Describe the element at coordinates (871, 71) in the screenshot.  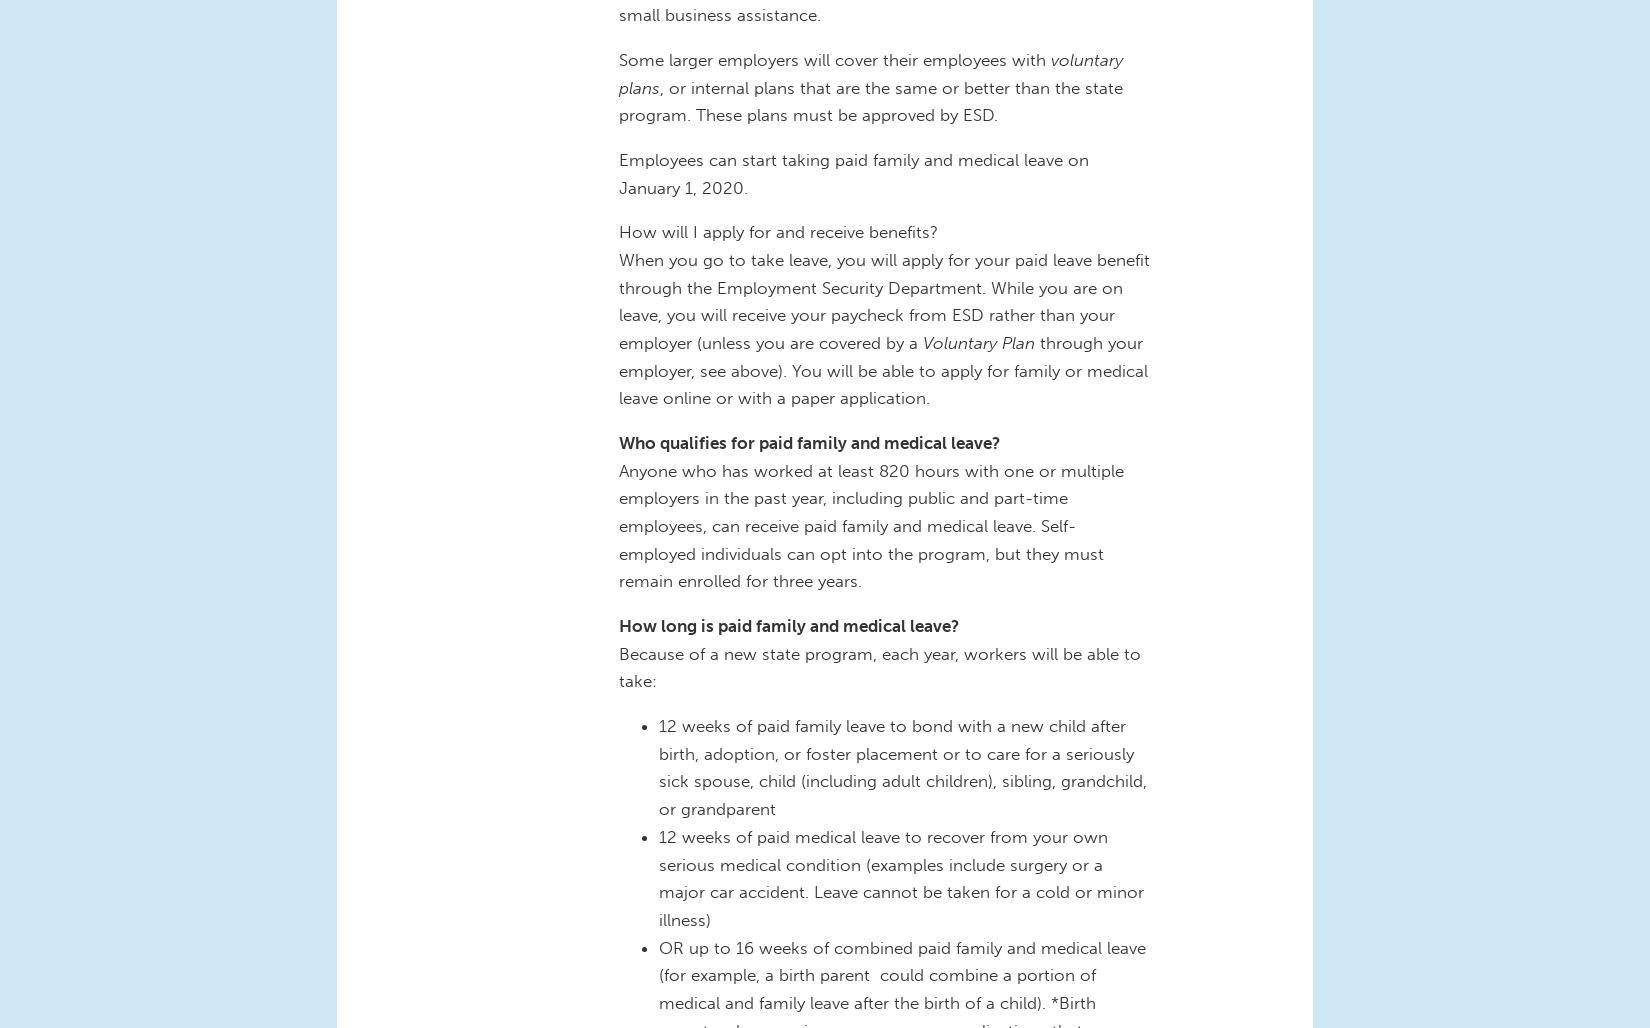
I see `'voluntary plans'` at that location.